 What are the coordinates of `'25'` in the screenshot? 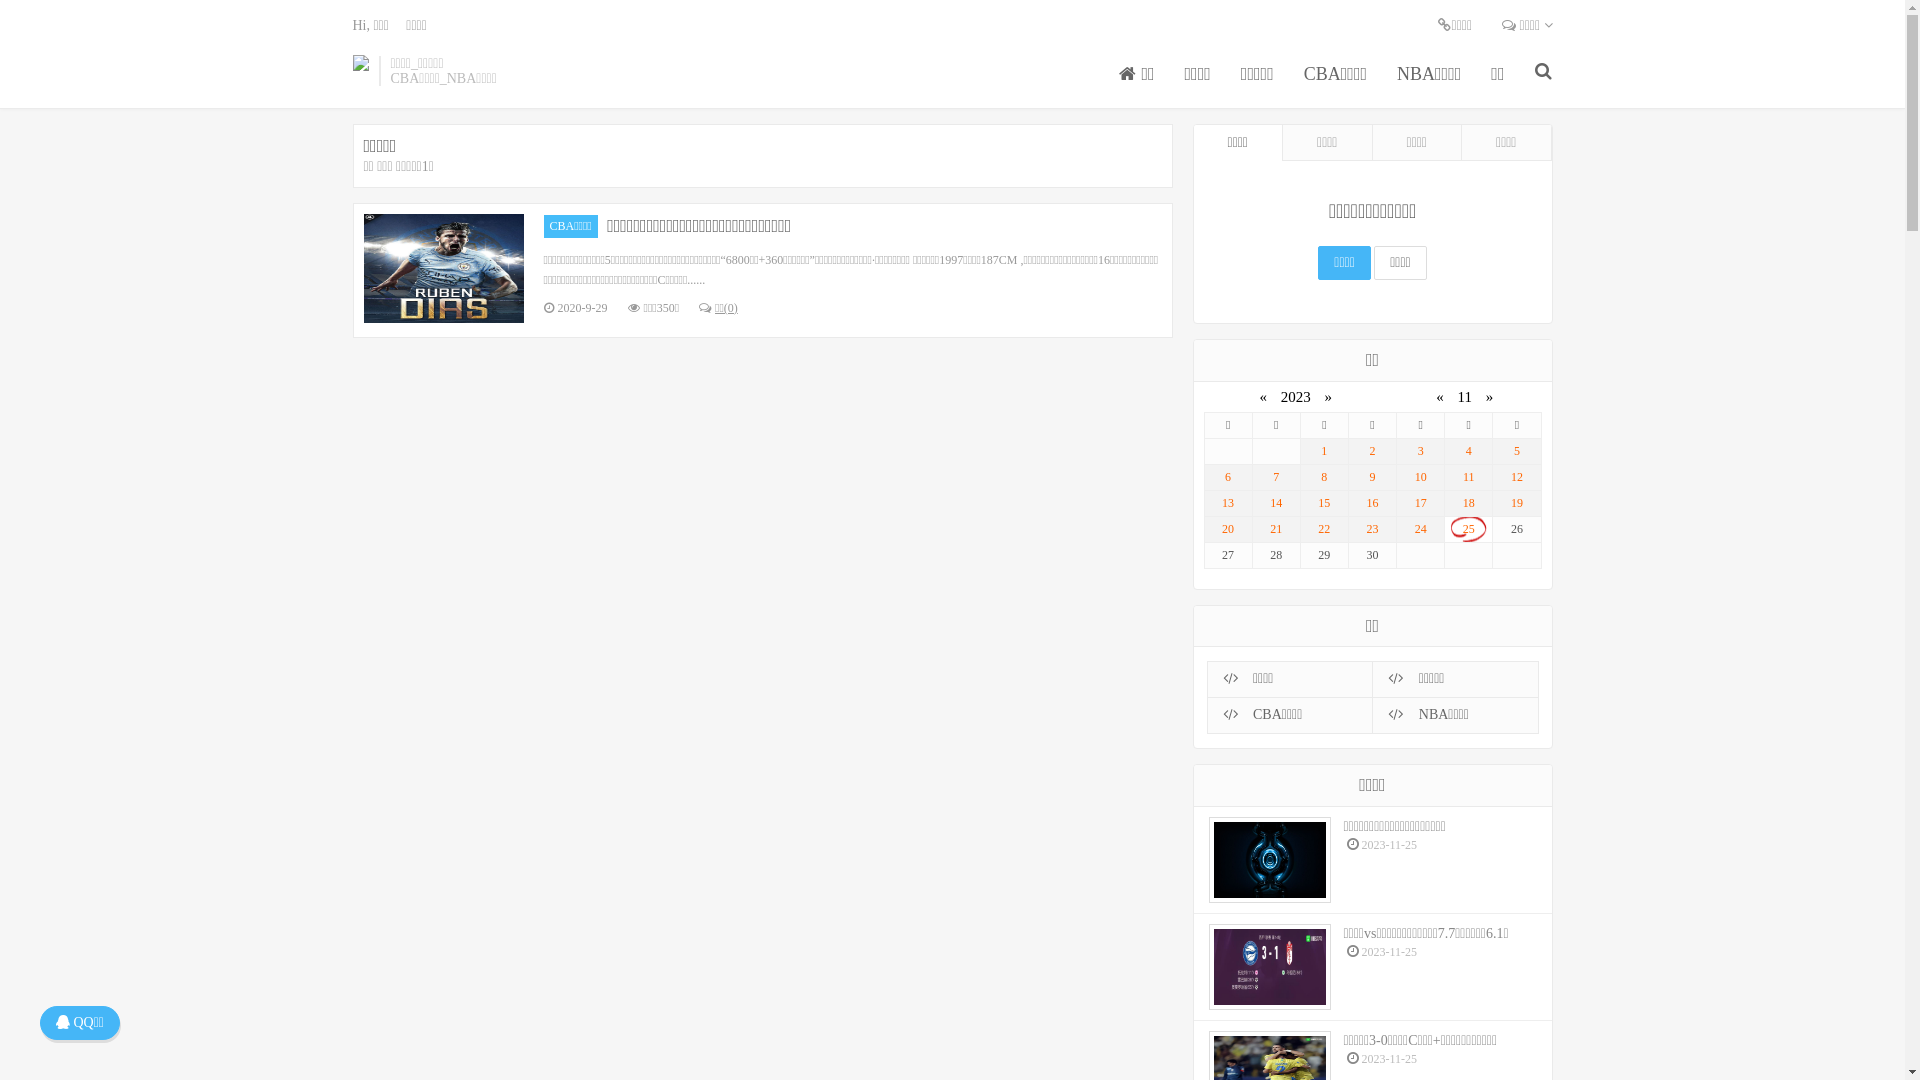 It's located at (1468, 528).